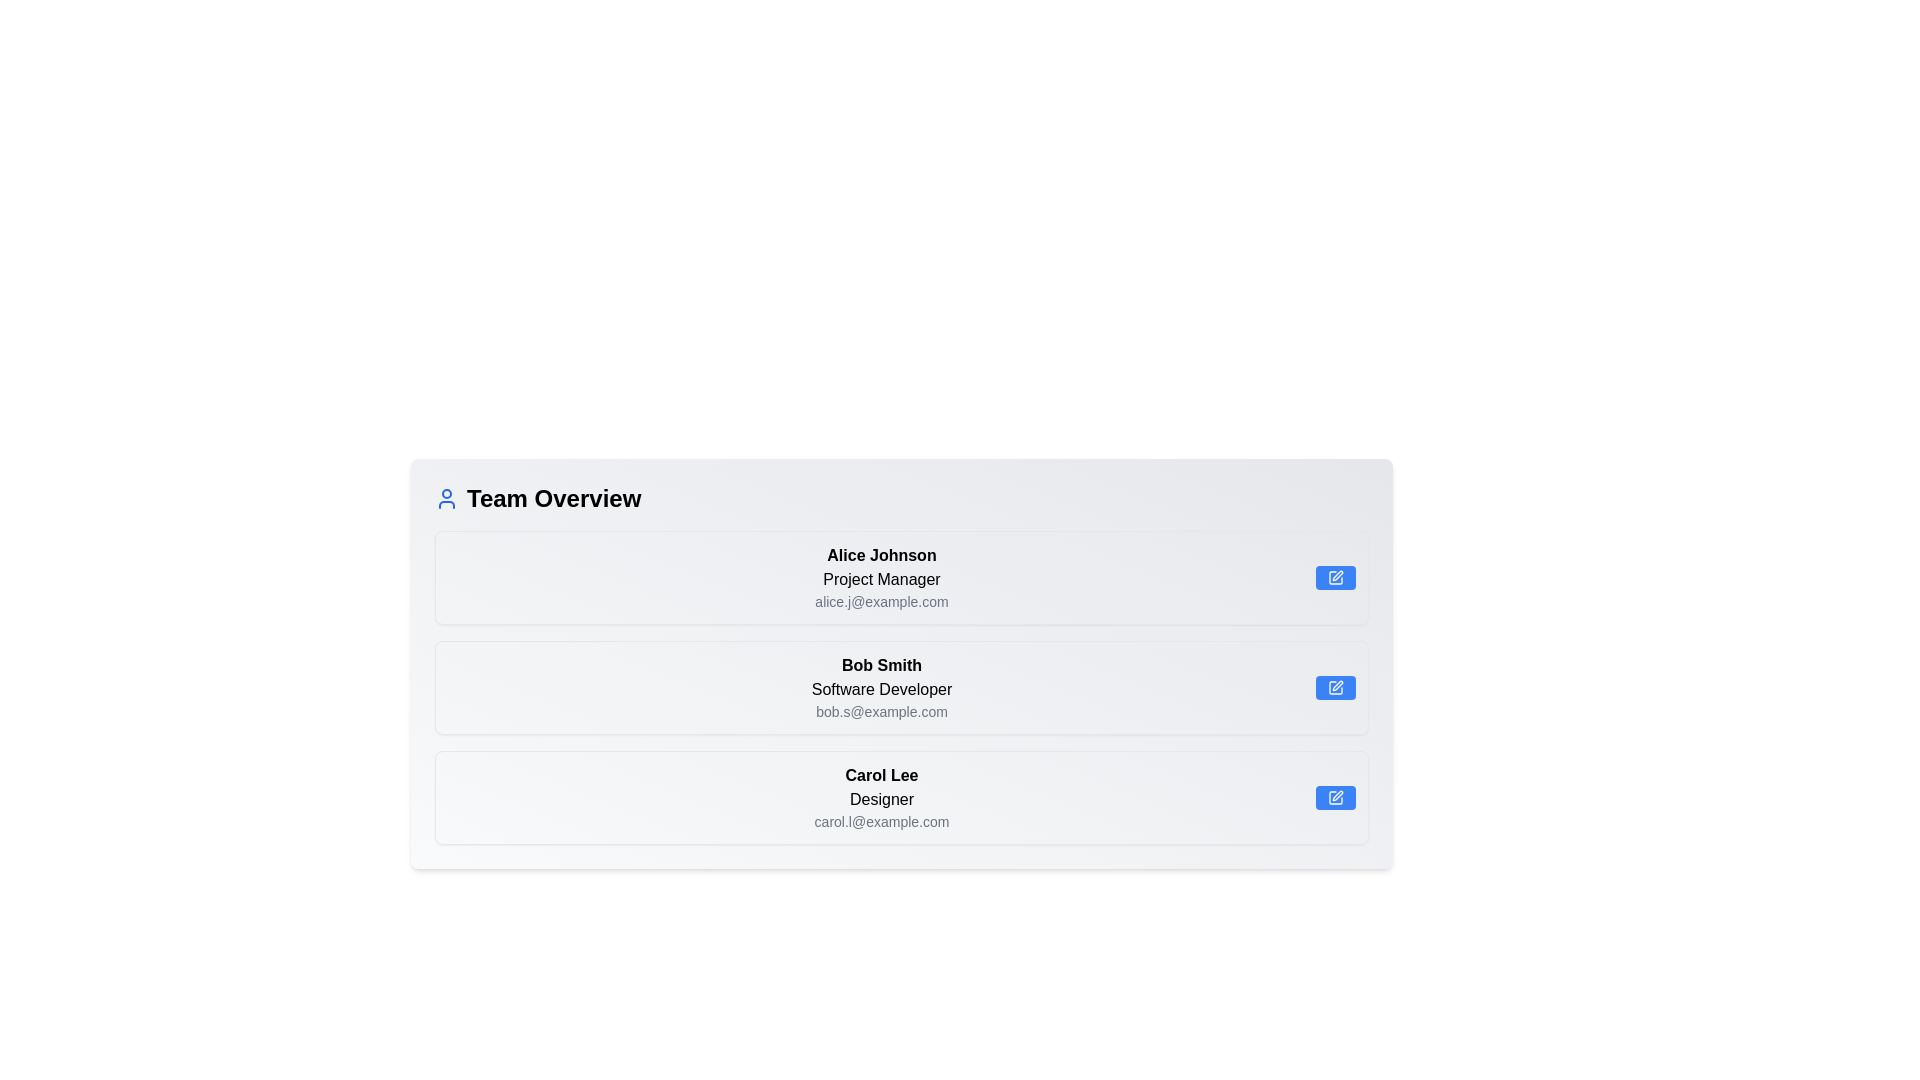 Image resolution: width=1920 pixels, height=1080 pixels. Describe the element at coordinates (1335, 578) in the screenshot. I see `the square-pen icon next to the entry labeled 'Alice Johnson' in the team members list` at that location.